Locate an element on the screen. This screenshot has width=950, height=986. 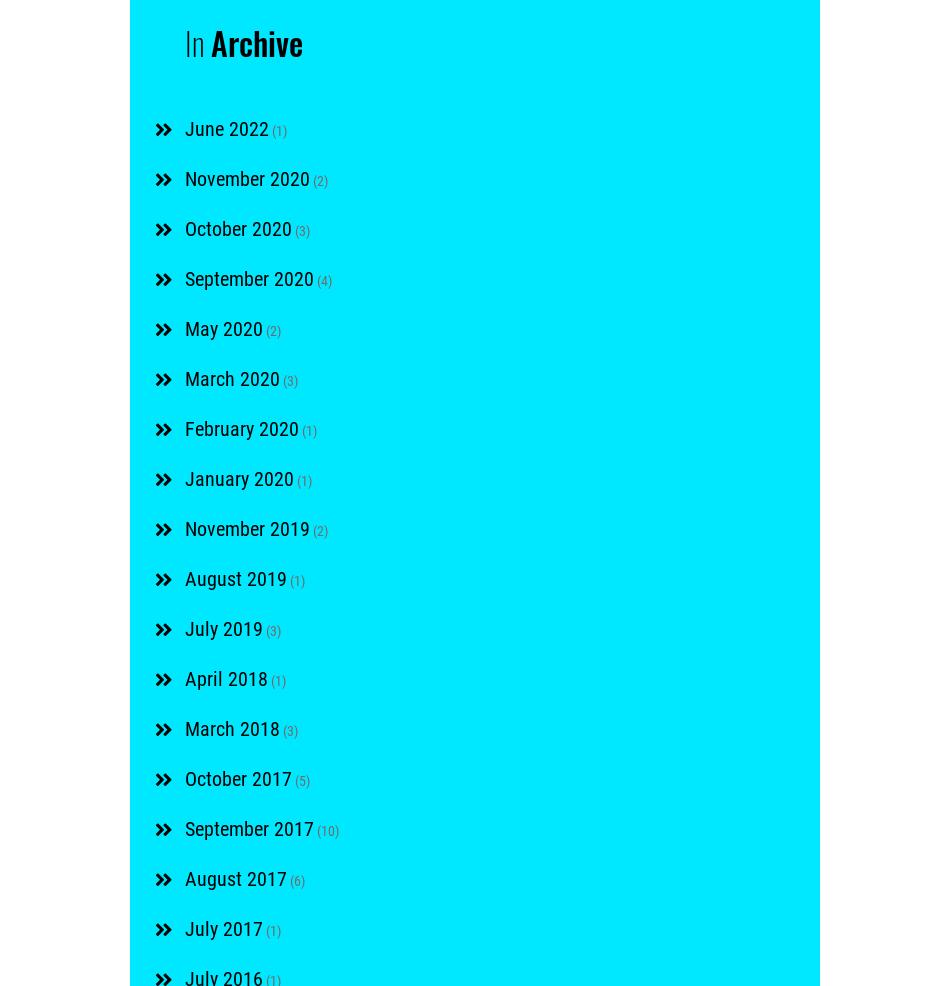
'Archive' is located at coordinates (255, 40).